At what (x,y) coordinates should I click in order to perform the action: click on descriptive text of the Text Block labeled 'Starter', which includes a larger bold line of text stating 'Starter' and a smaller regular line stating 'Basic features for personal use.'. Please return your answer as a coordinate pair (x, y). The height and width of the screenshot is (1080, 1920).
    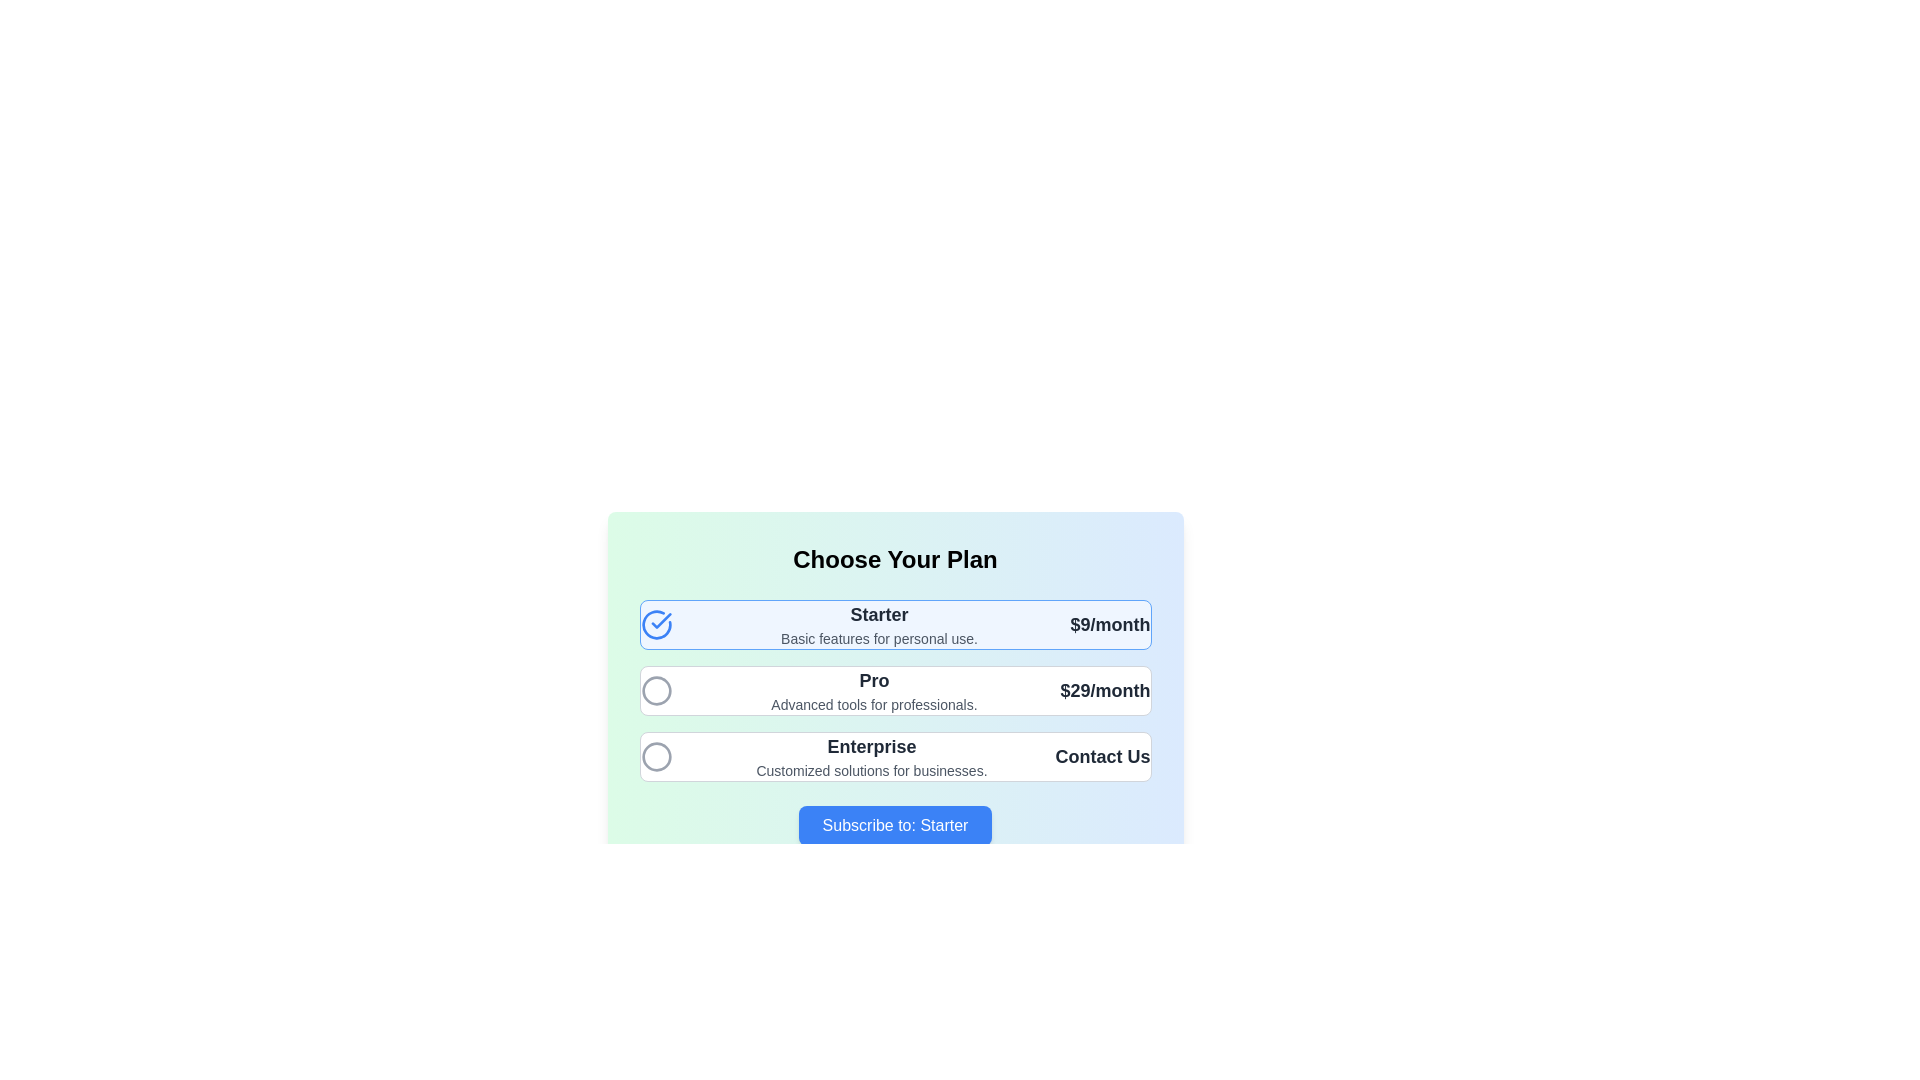
    Looking at the image, I should click on (879, 623).